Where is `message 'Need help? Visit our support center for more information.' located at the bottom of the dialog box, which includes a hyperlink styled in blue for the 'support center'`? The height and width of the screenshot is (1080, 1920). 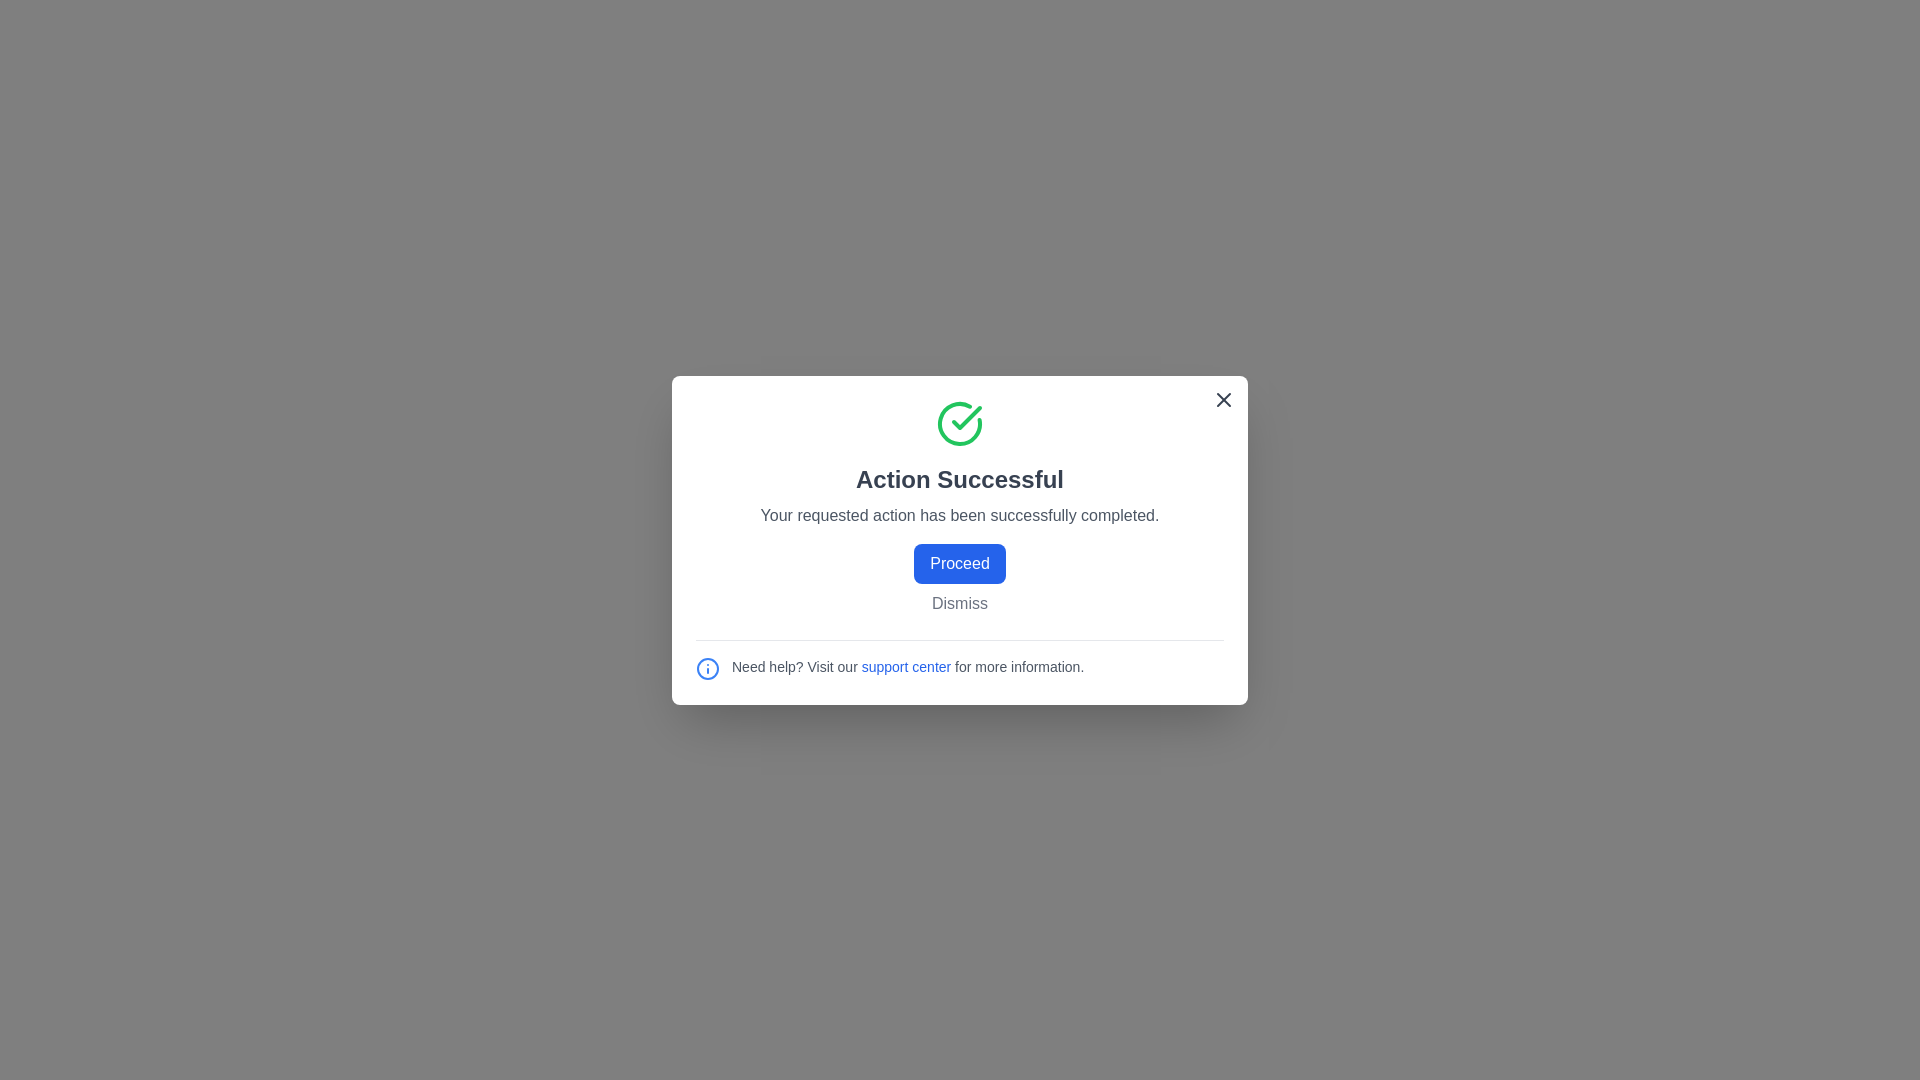 message 'Need help? Visit our support center for more information.' located at the bottom of the dialog box, which includes a hyperlink styled in blue for the 'support center' is located at coordinates (960, 659).